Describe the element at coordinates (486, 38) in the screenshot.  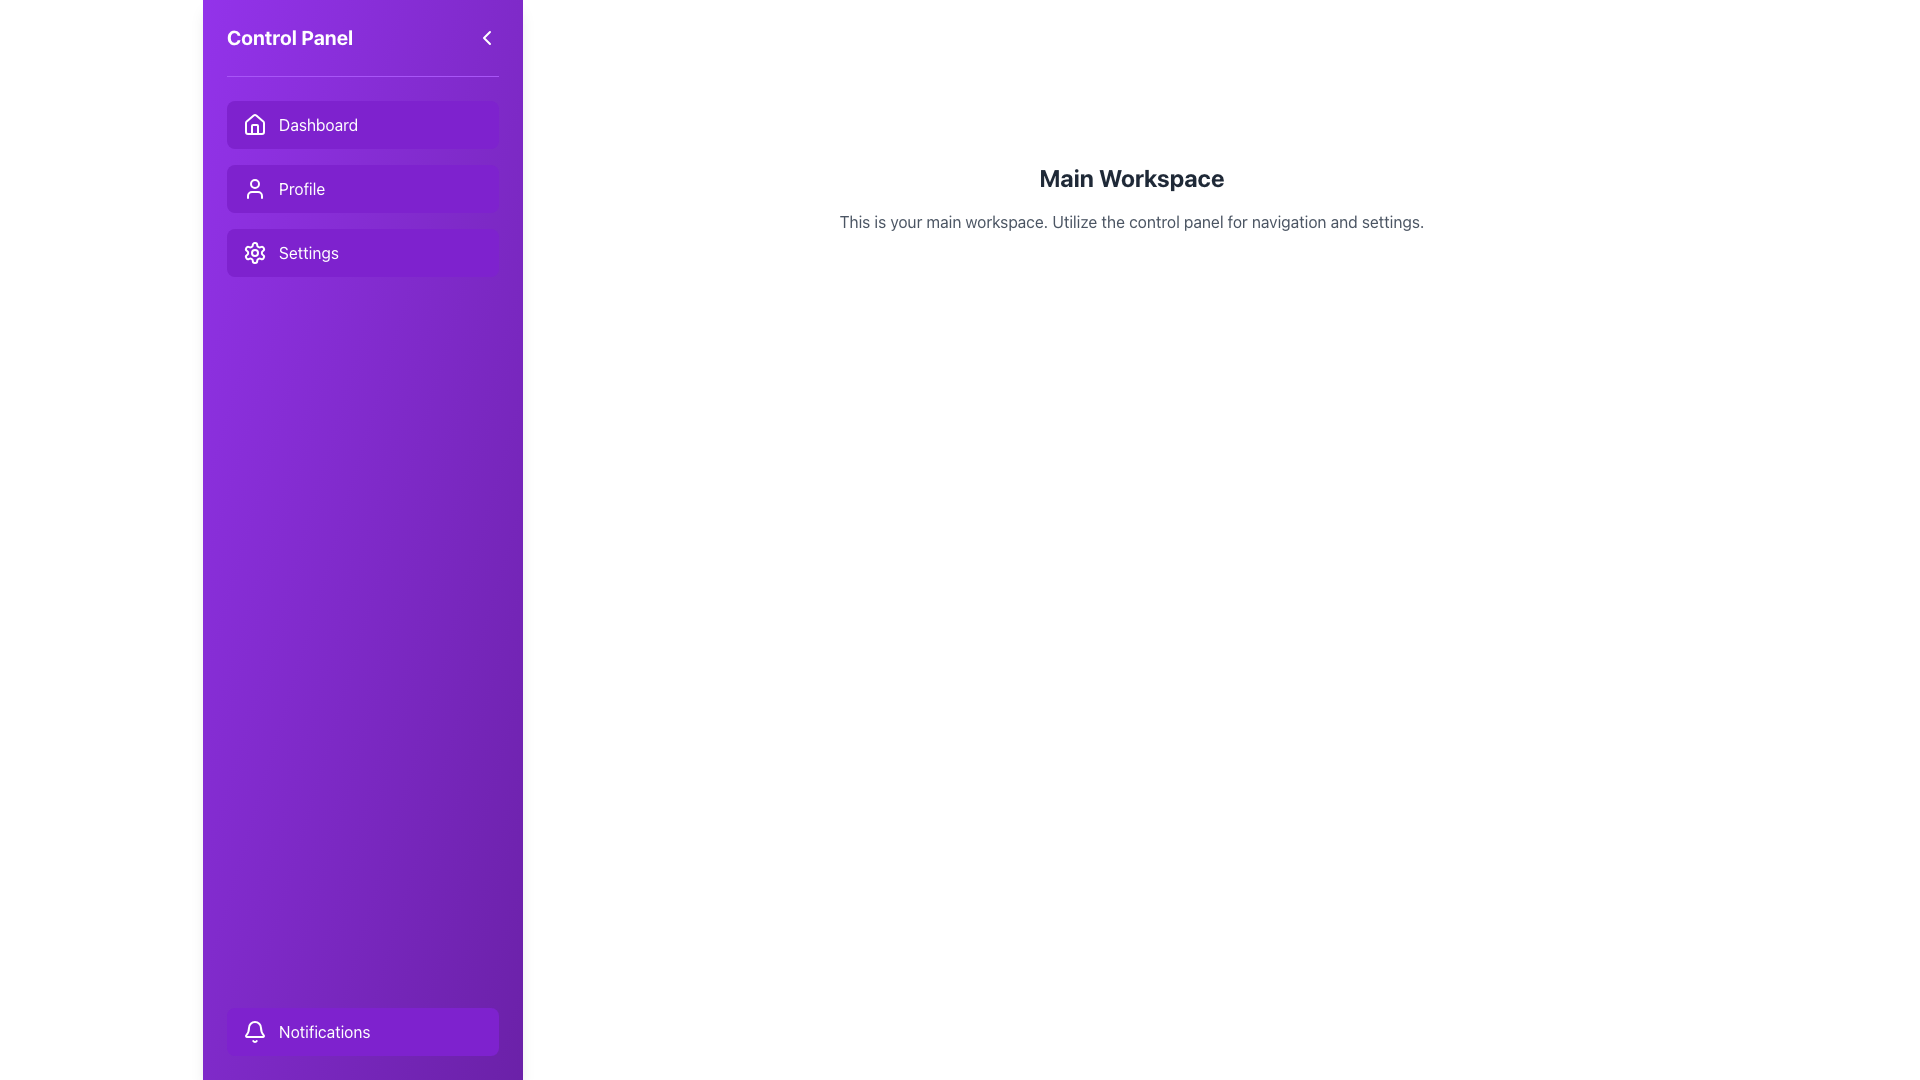
I see `the button located at the top-right corner of the purple control panel header, adjacent to the title text 'Control Panel'` at that location.